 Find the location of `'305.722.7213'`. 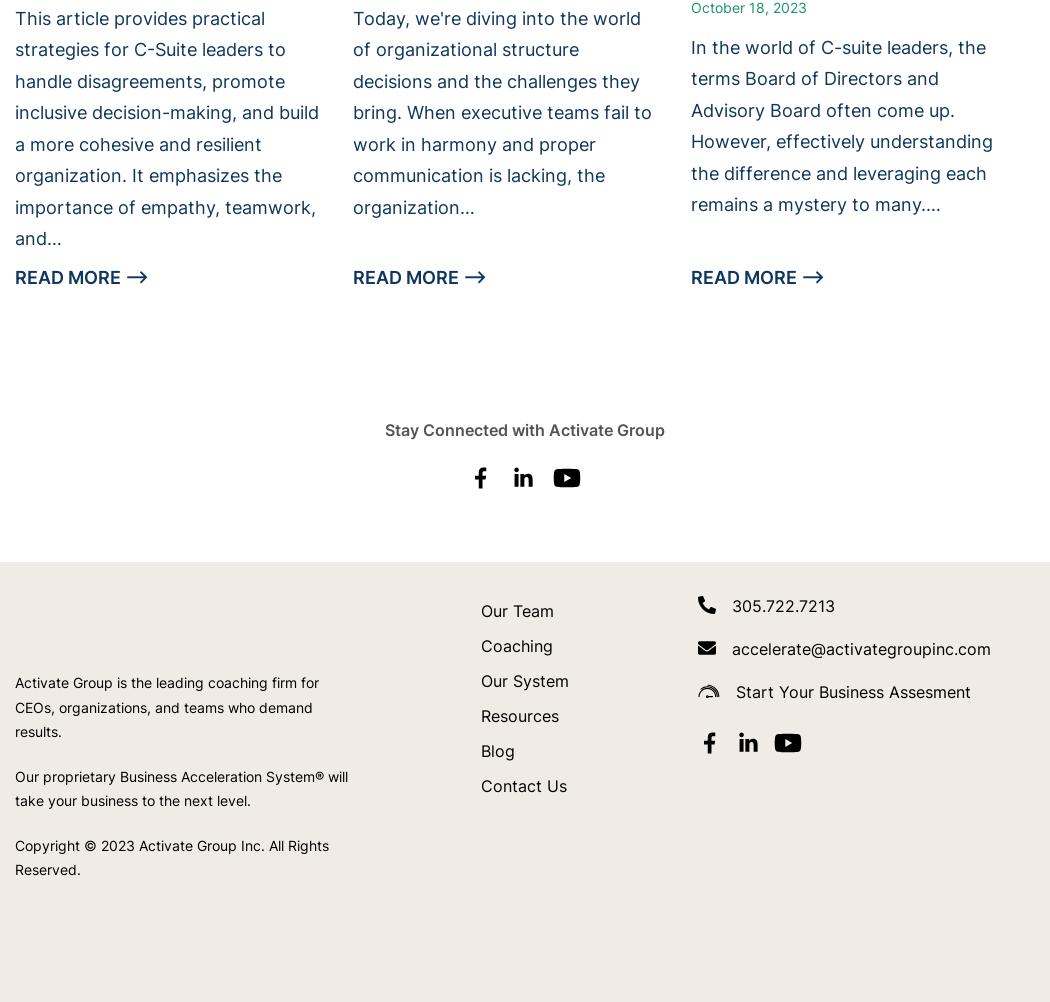

'305.722.7213' is located at coordinates (783, 604).